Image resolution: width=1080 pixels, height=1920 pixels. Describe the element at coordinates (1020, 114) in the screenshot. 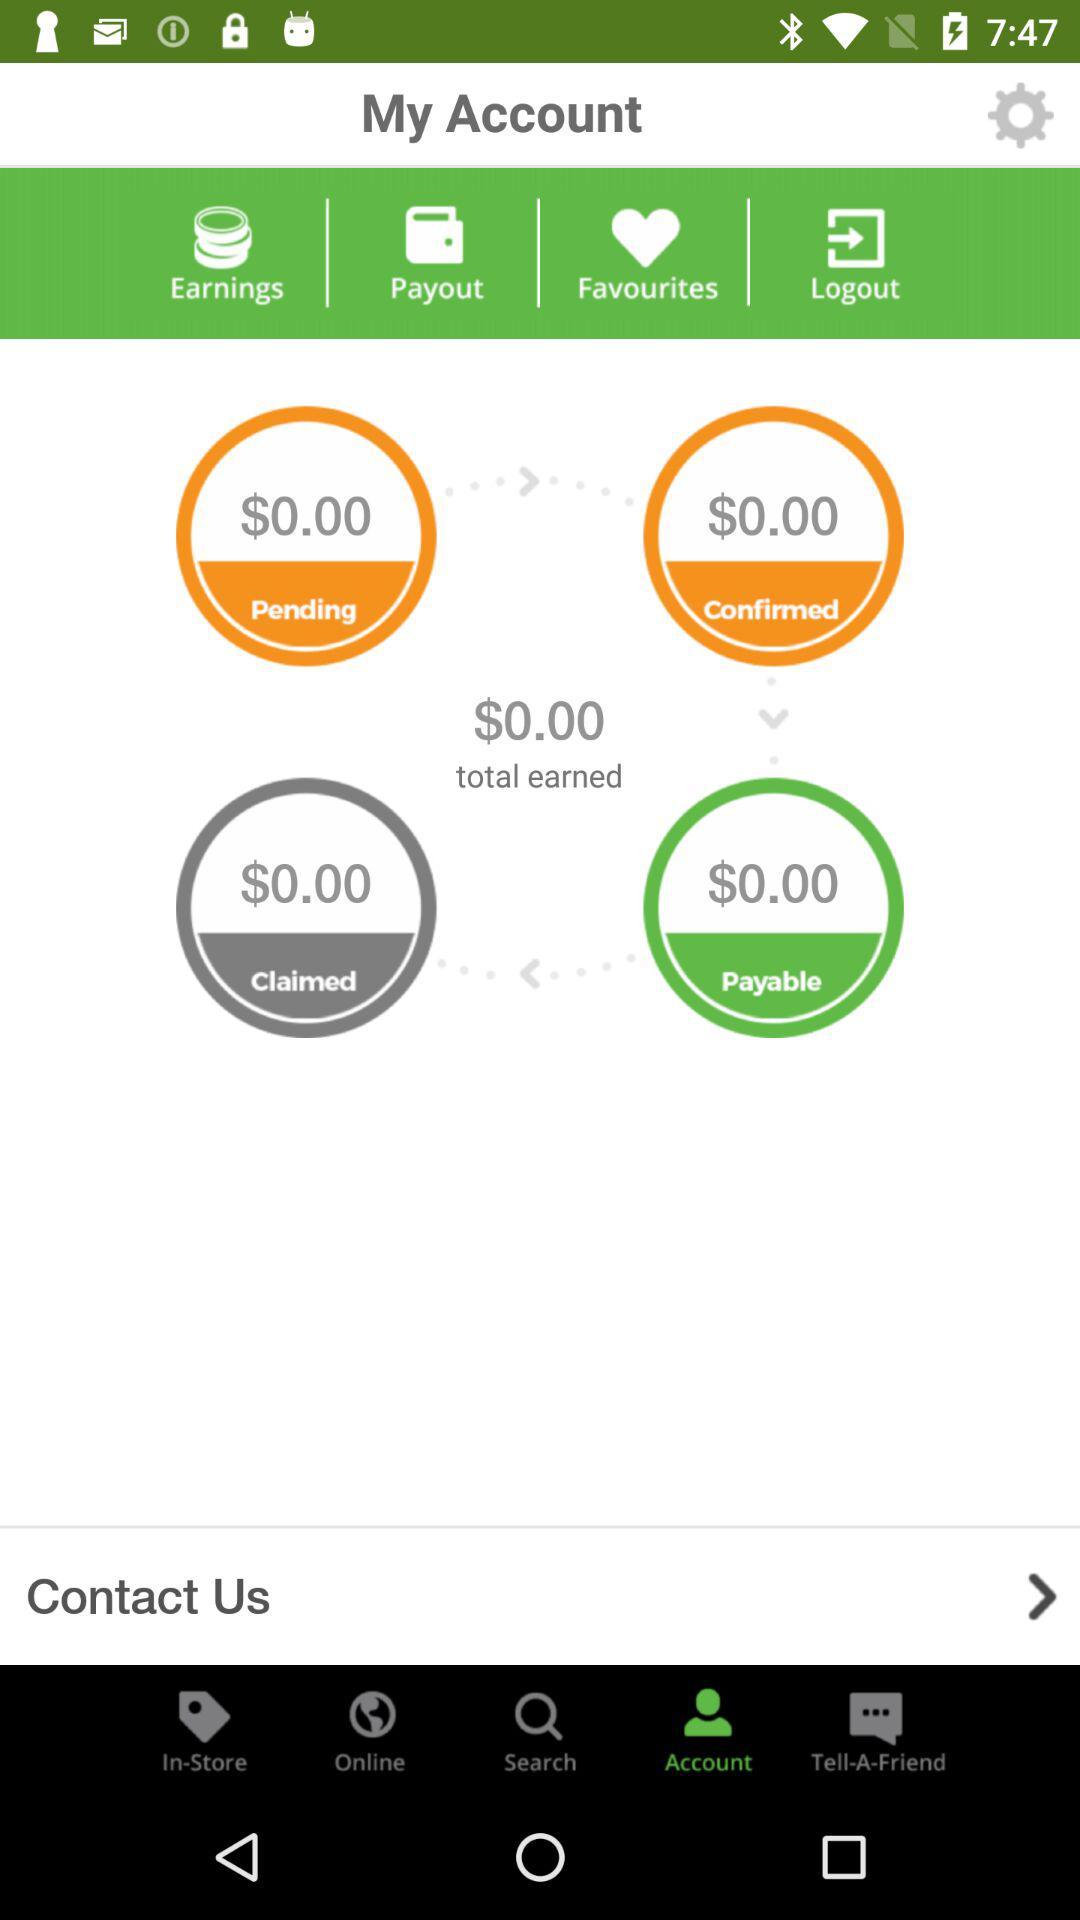

I see `settings` at that location.